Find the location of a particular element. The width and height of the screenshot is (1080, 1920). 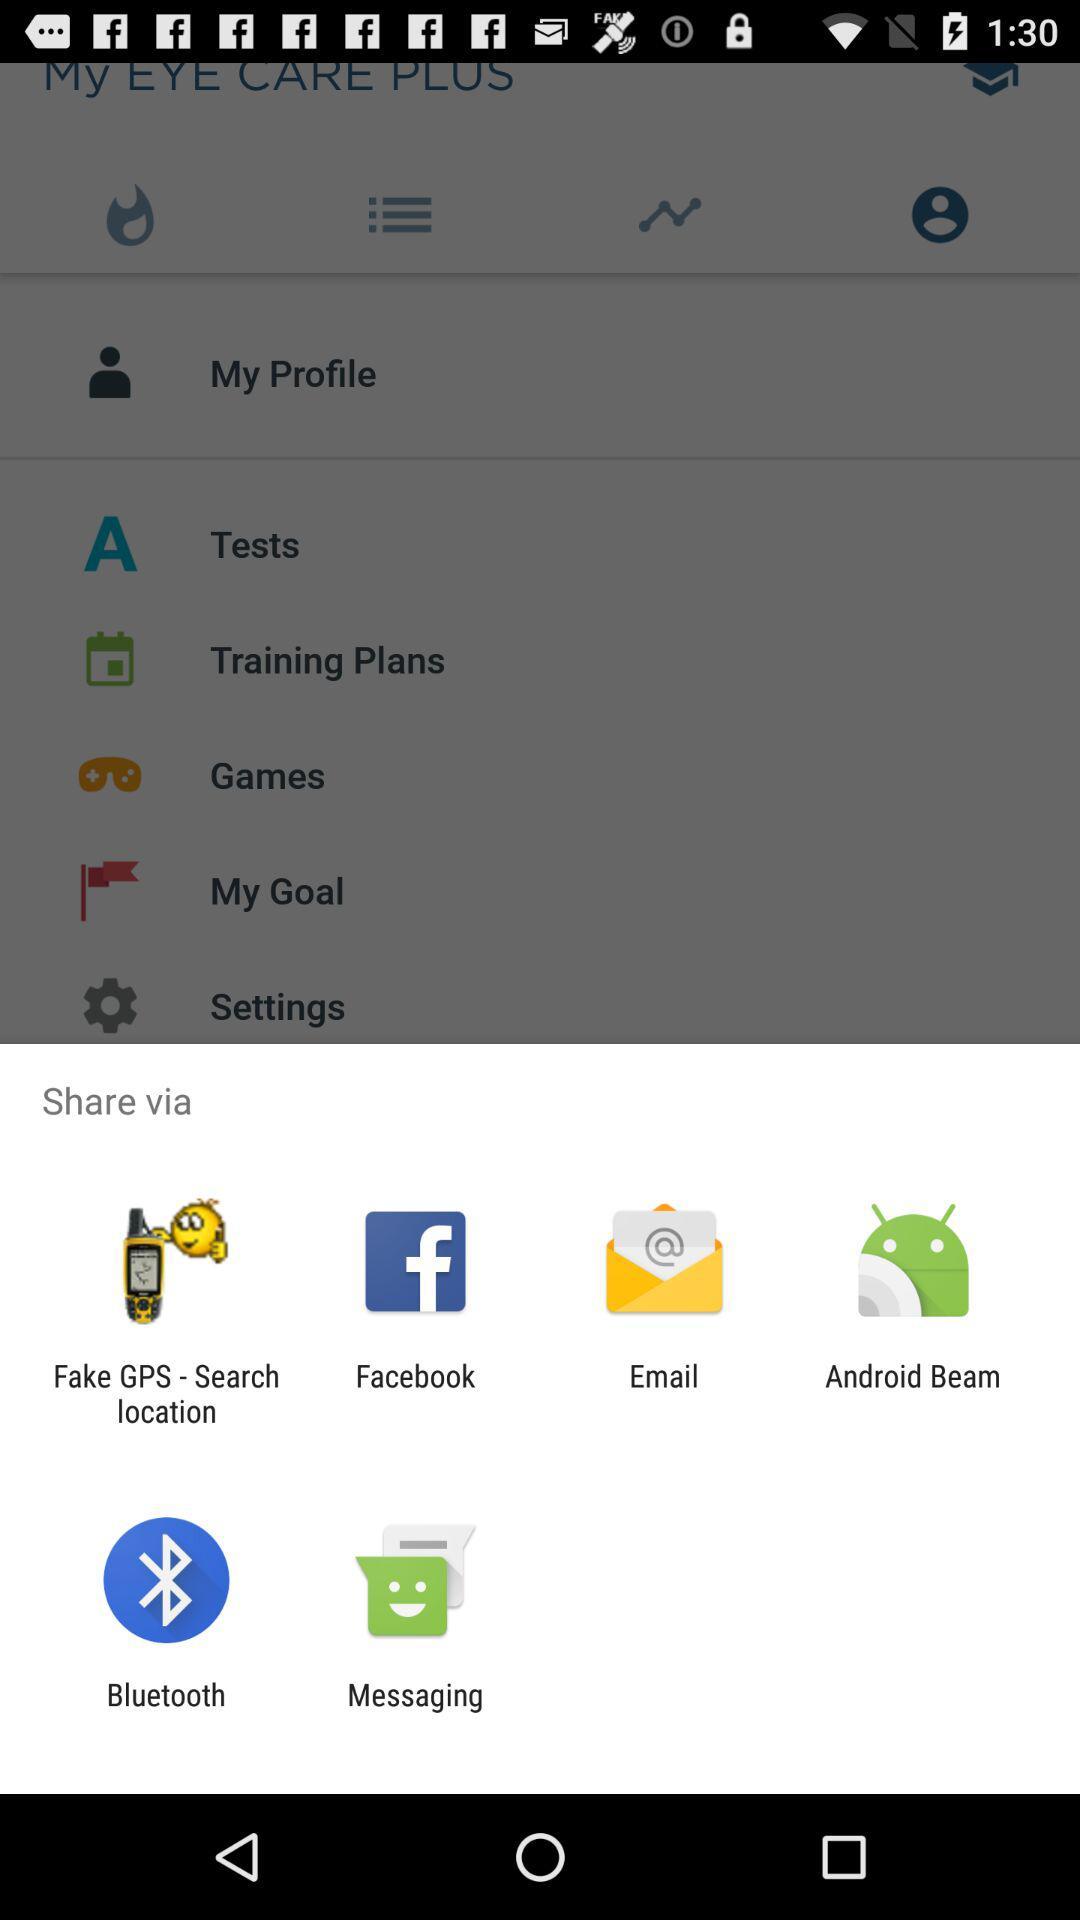

facebook app is located at coordinates (414, 1392).